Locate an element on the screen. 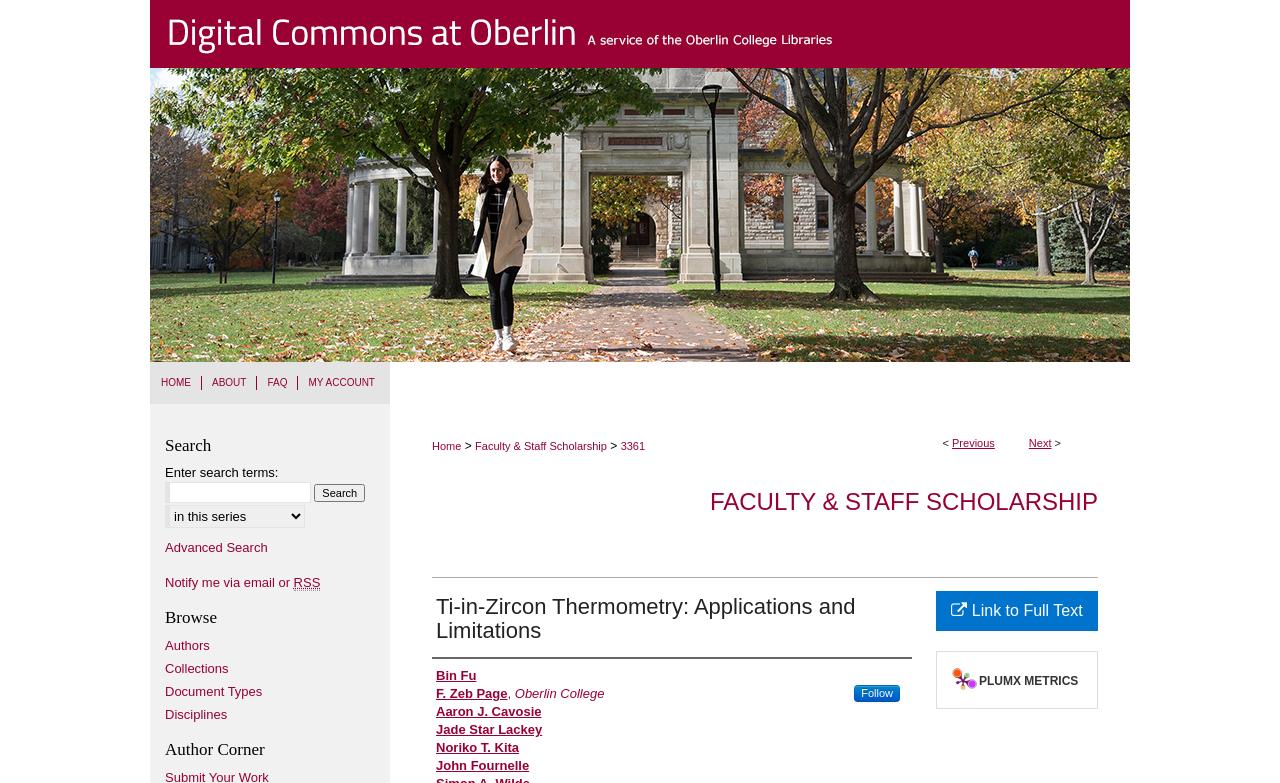  'Document Types' is located at coordinates (213, 689).